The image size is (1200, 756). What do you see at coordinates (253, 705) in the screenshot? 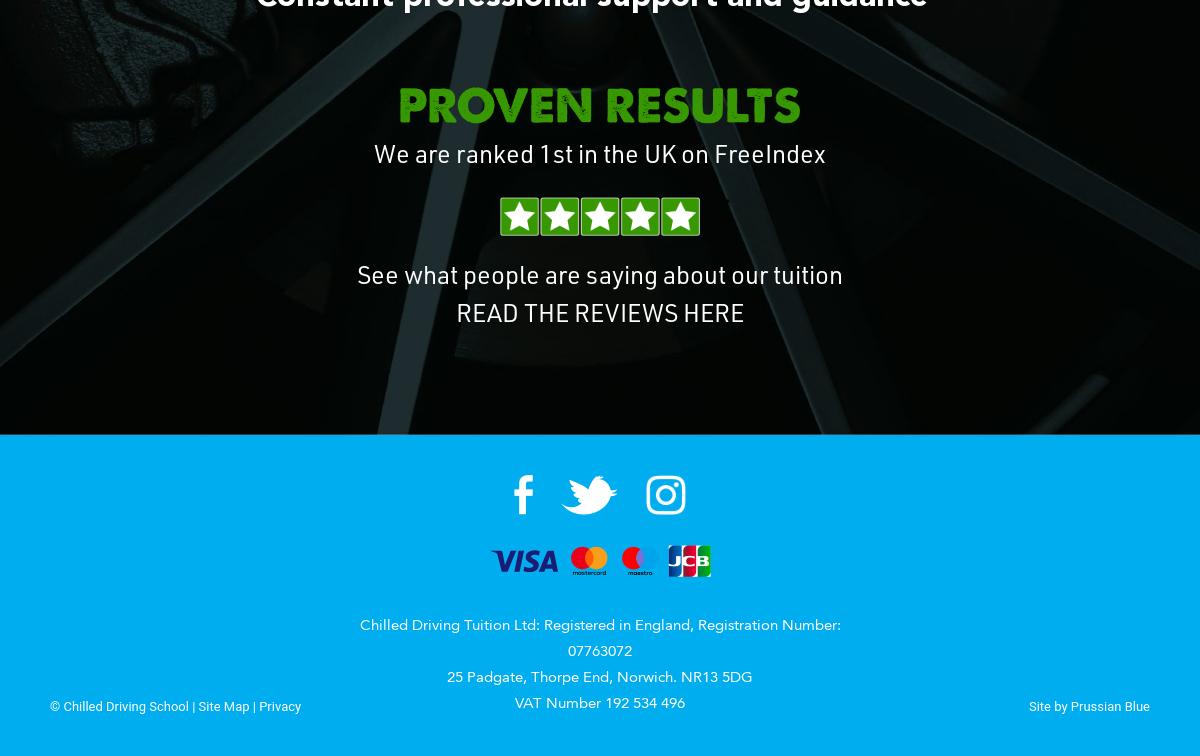
I see `'|'` at bounding box center [253, 705].